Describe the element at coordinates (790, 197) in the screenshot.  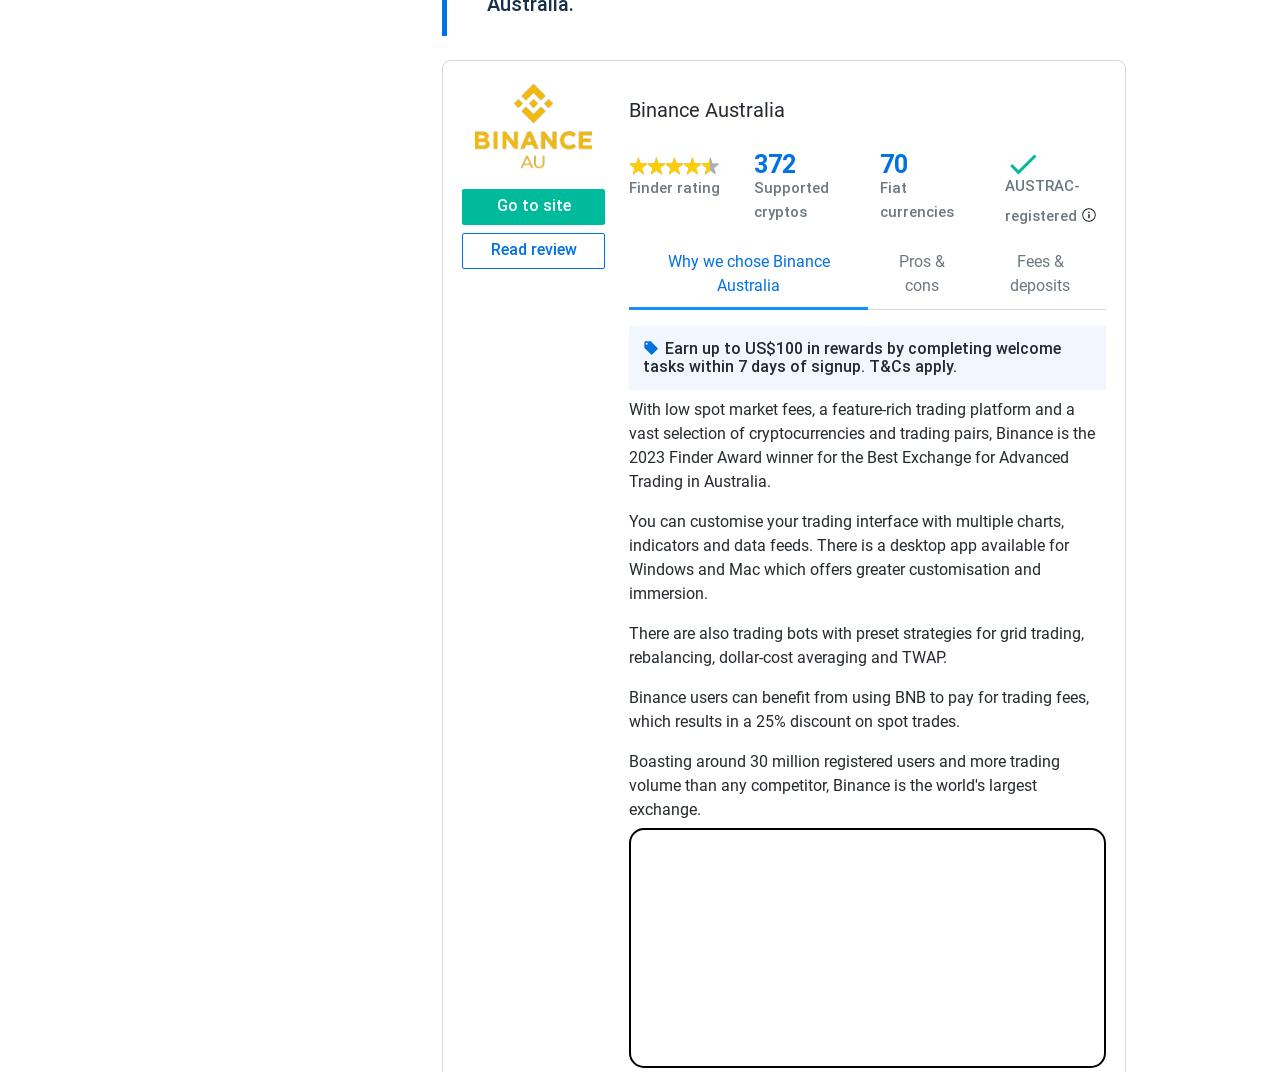
I see `'Supported cryptos'` at that location.